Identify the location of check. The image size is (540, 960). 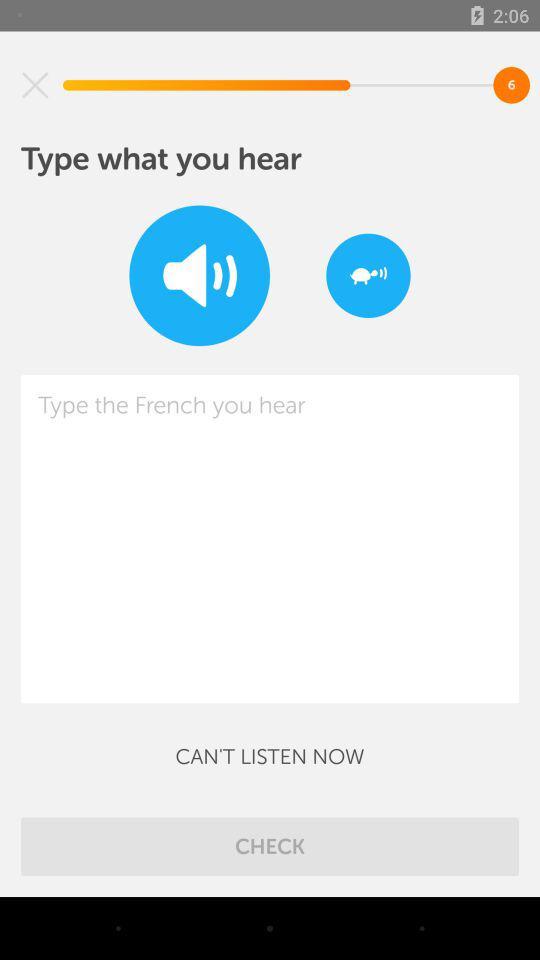
(270, 845).